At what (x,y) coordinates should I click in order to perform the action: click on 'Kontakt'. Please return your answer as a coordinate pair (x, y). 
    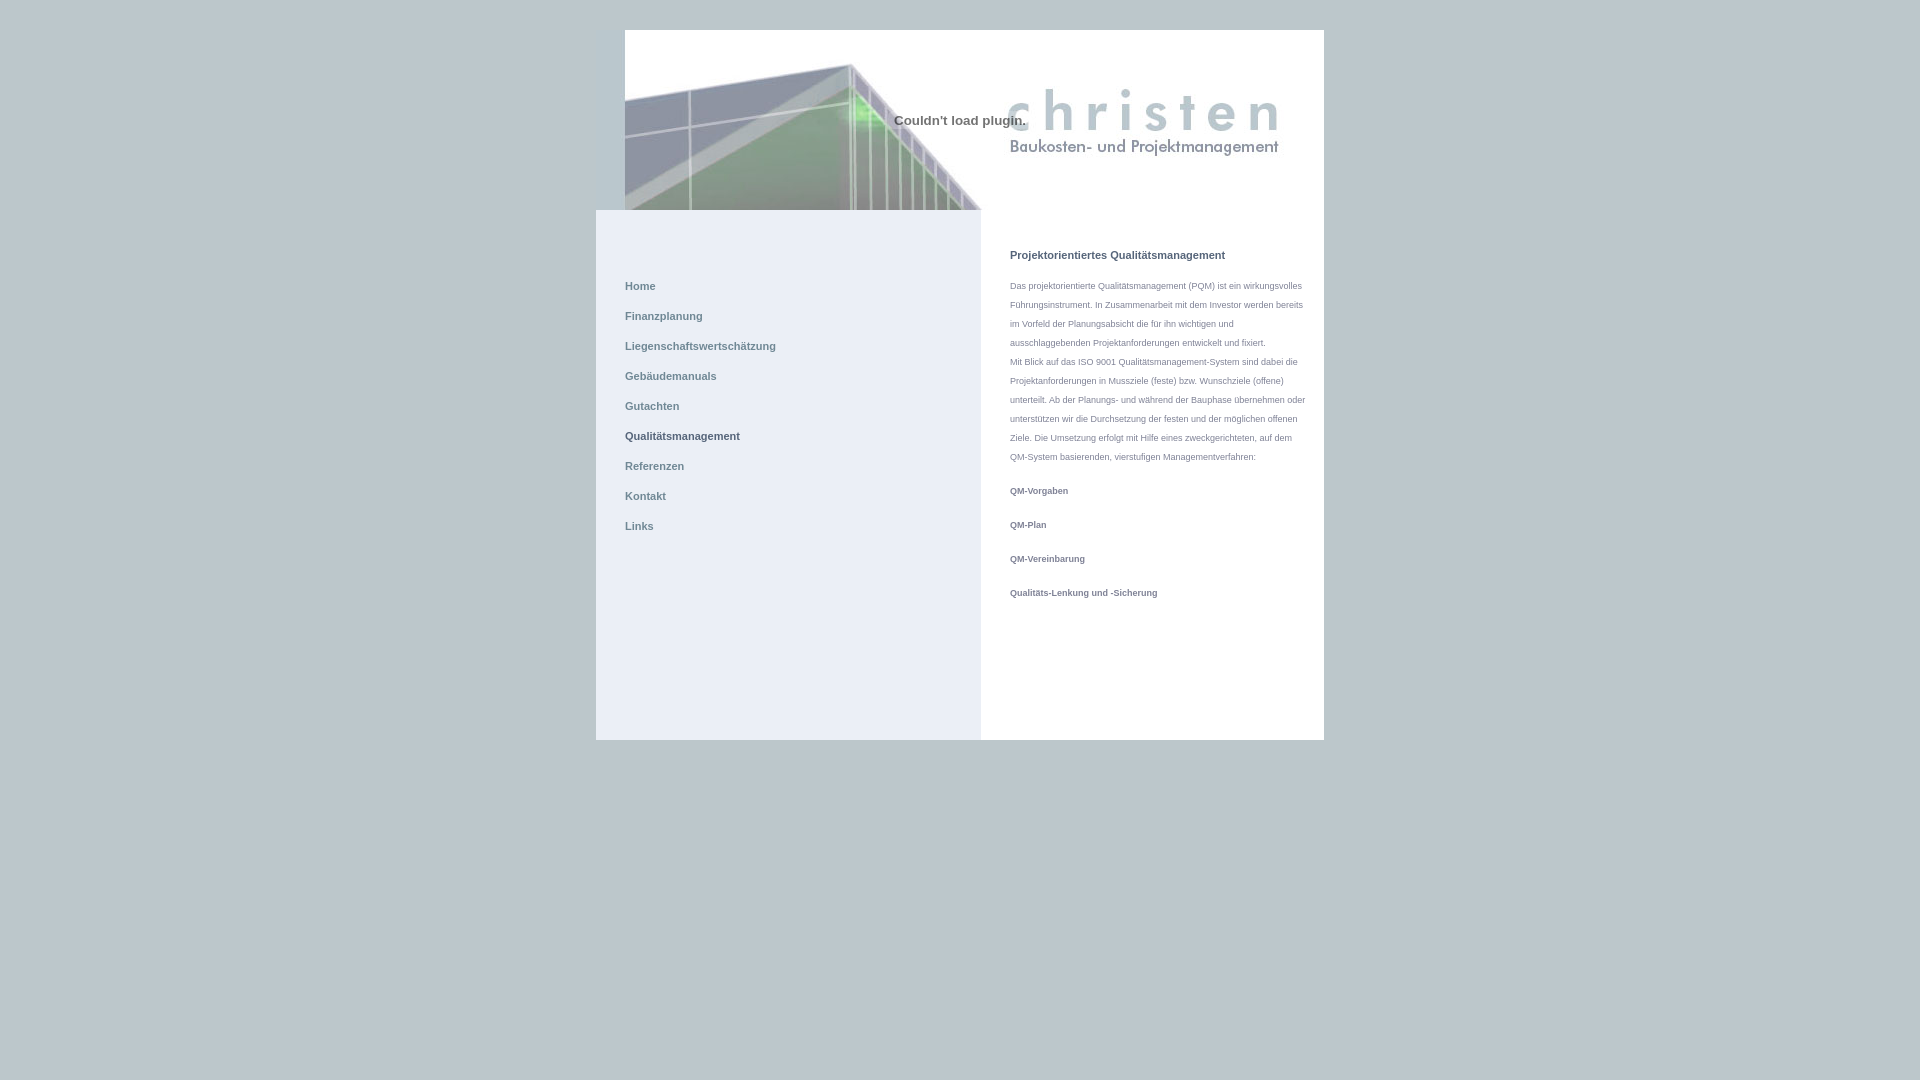
    Looking at the image, I should click on (623, 495).